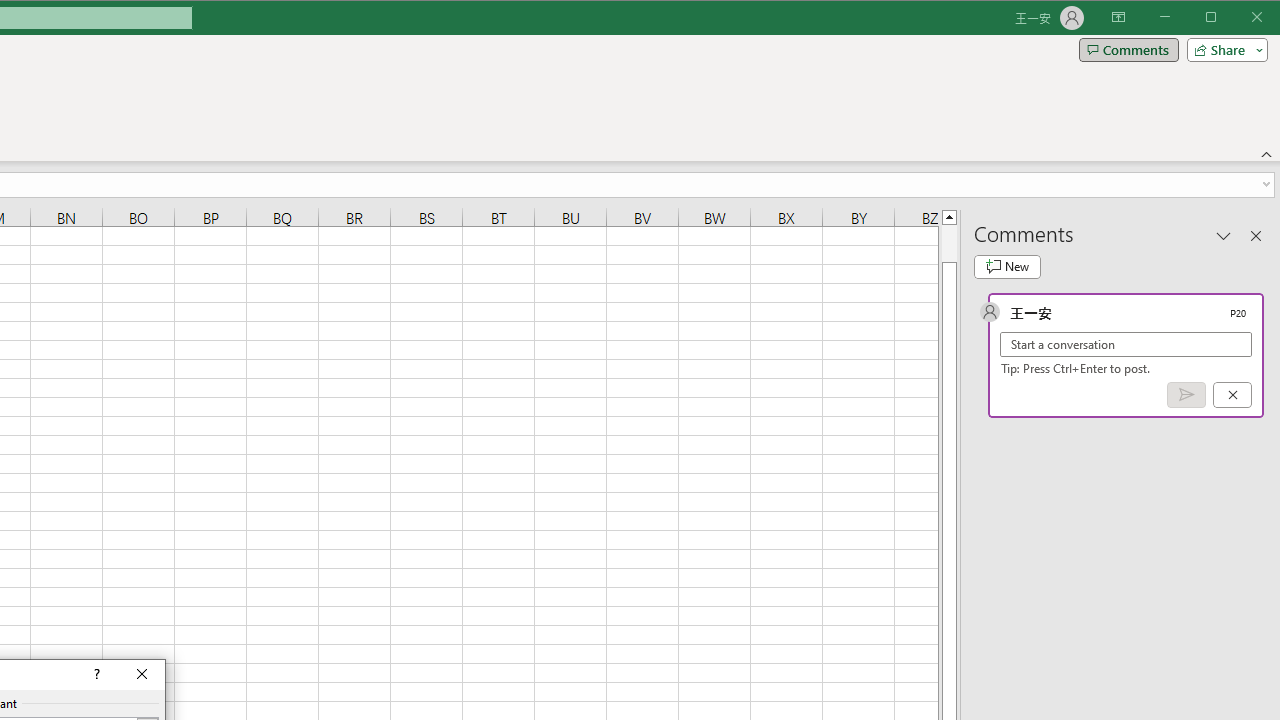 This screenshot has height=720, width=1280. What do you see at coordinates (1223, 234) in the screenshot?
I see `'Task Pane Options'` at bounding box center [1223, 234].